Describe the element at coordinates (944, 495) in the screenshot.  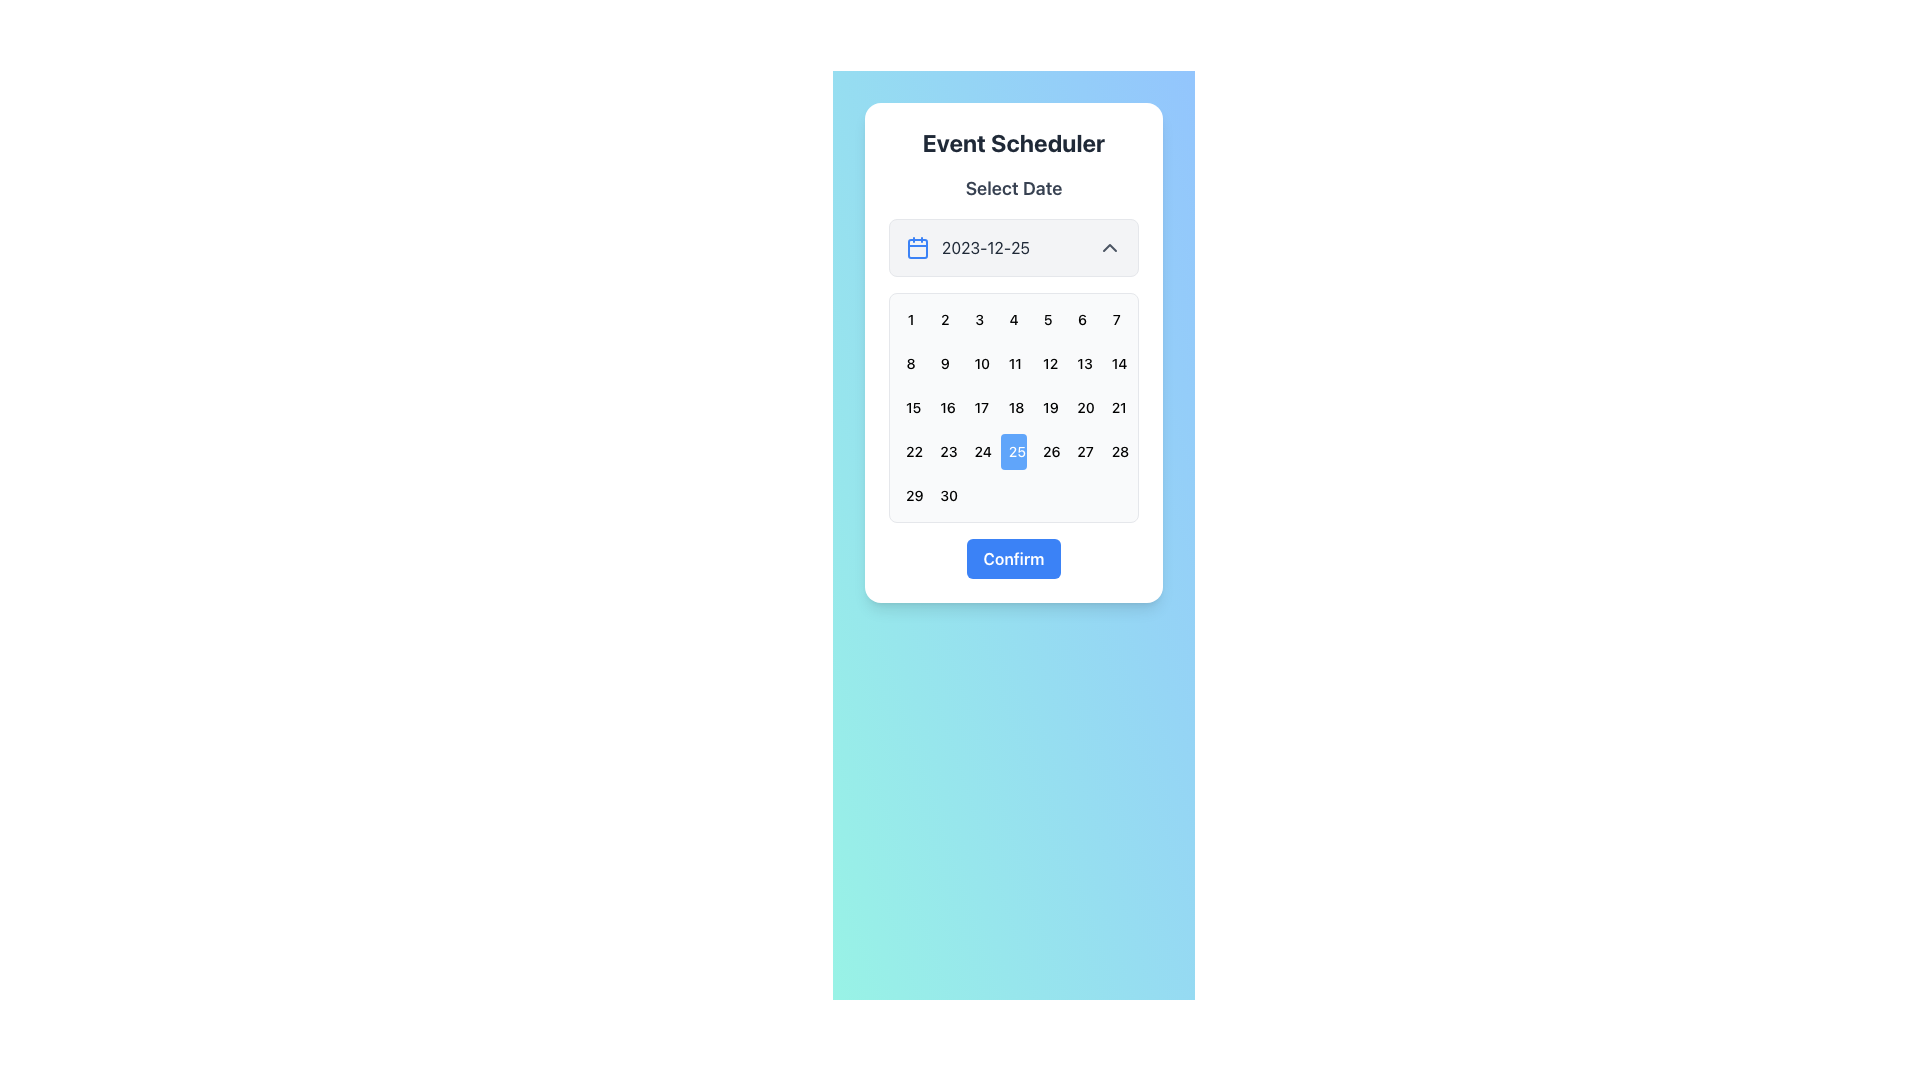
I see `the date selection button for '30' in the calendar interface, located in the last row, second column of a 7-column grid` at that location.